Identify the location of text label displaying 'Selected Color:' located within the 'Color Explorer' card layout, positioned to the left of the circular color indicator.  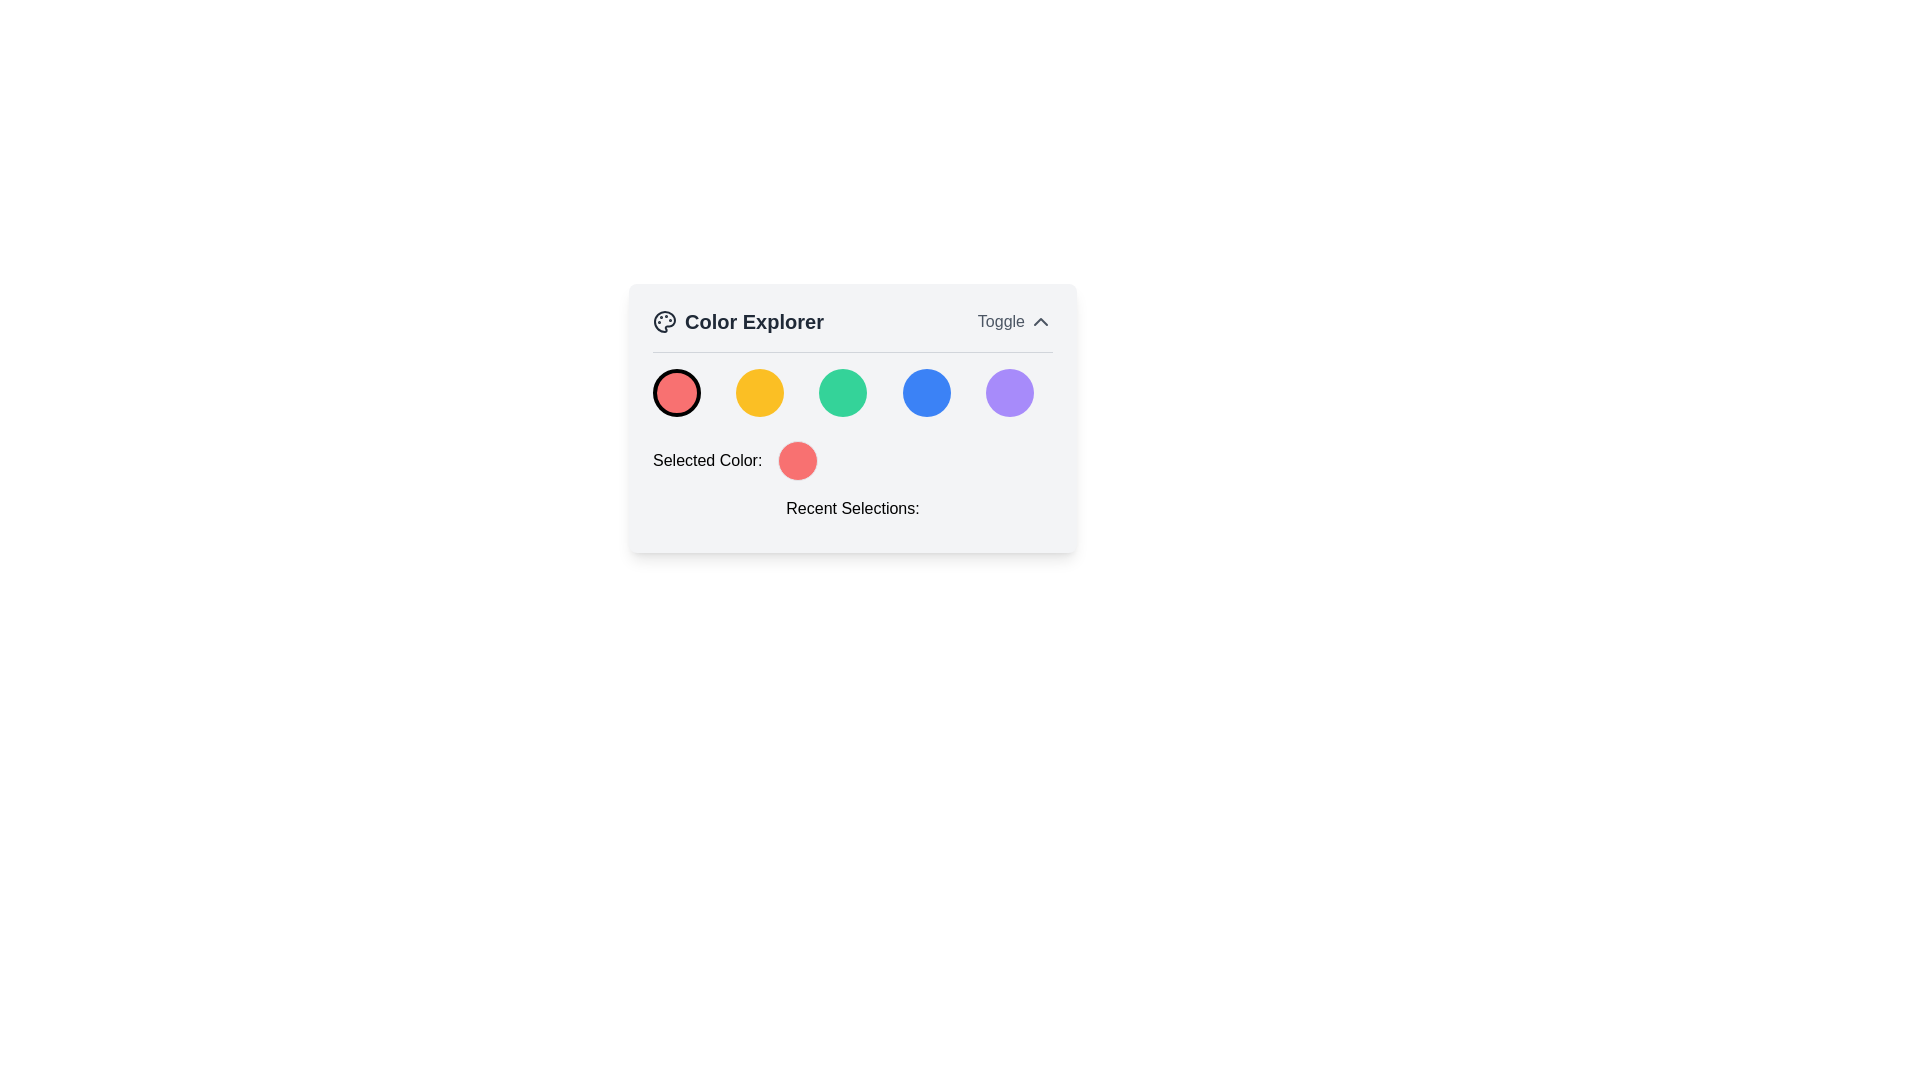
(707, 461).